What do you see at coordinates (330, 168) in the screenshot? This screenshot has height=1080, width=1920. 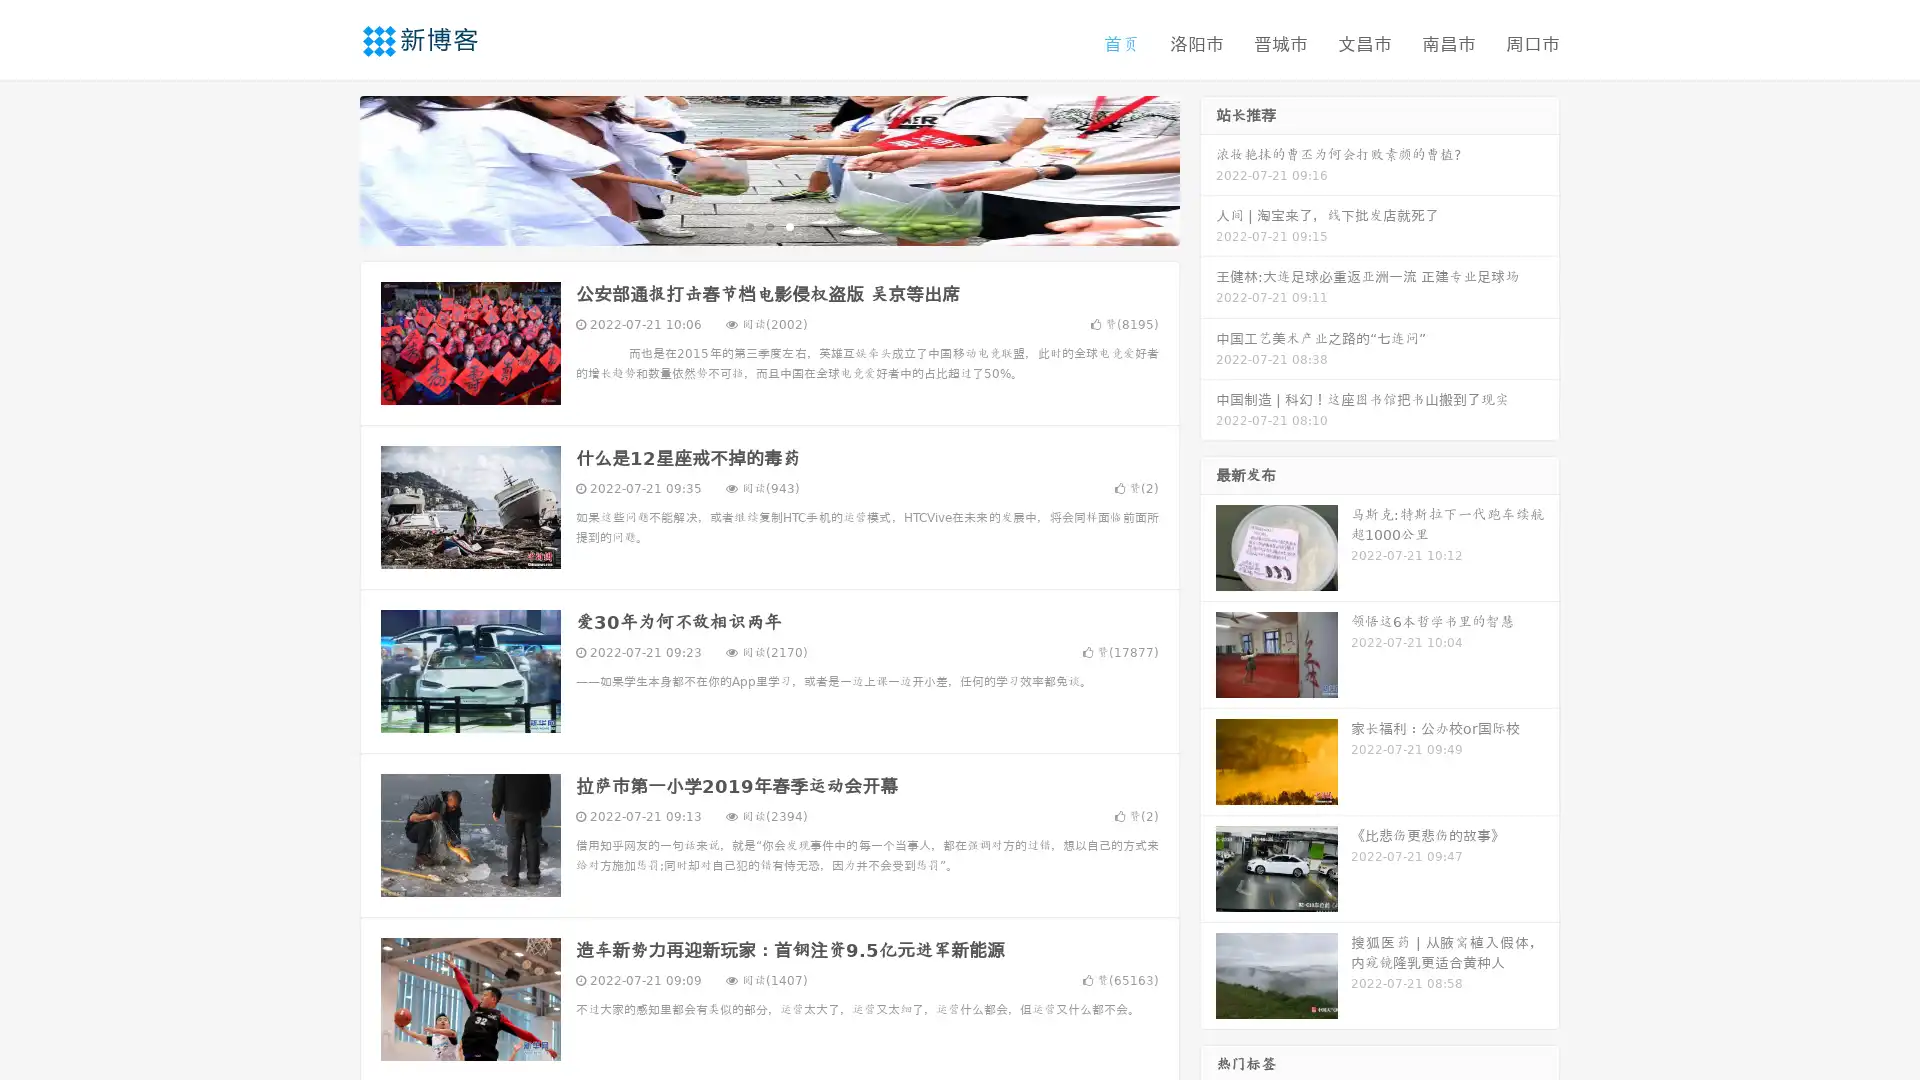 I see `Previous slide` at bounding box center [330, 168].